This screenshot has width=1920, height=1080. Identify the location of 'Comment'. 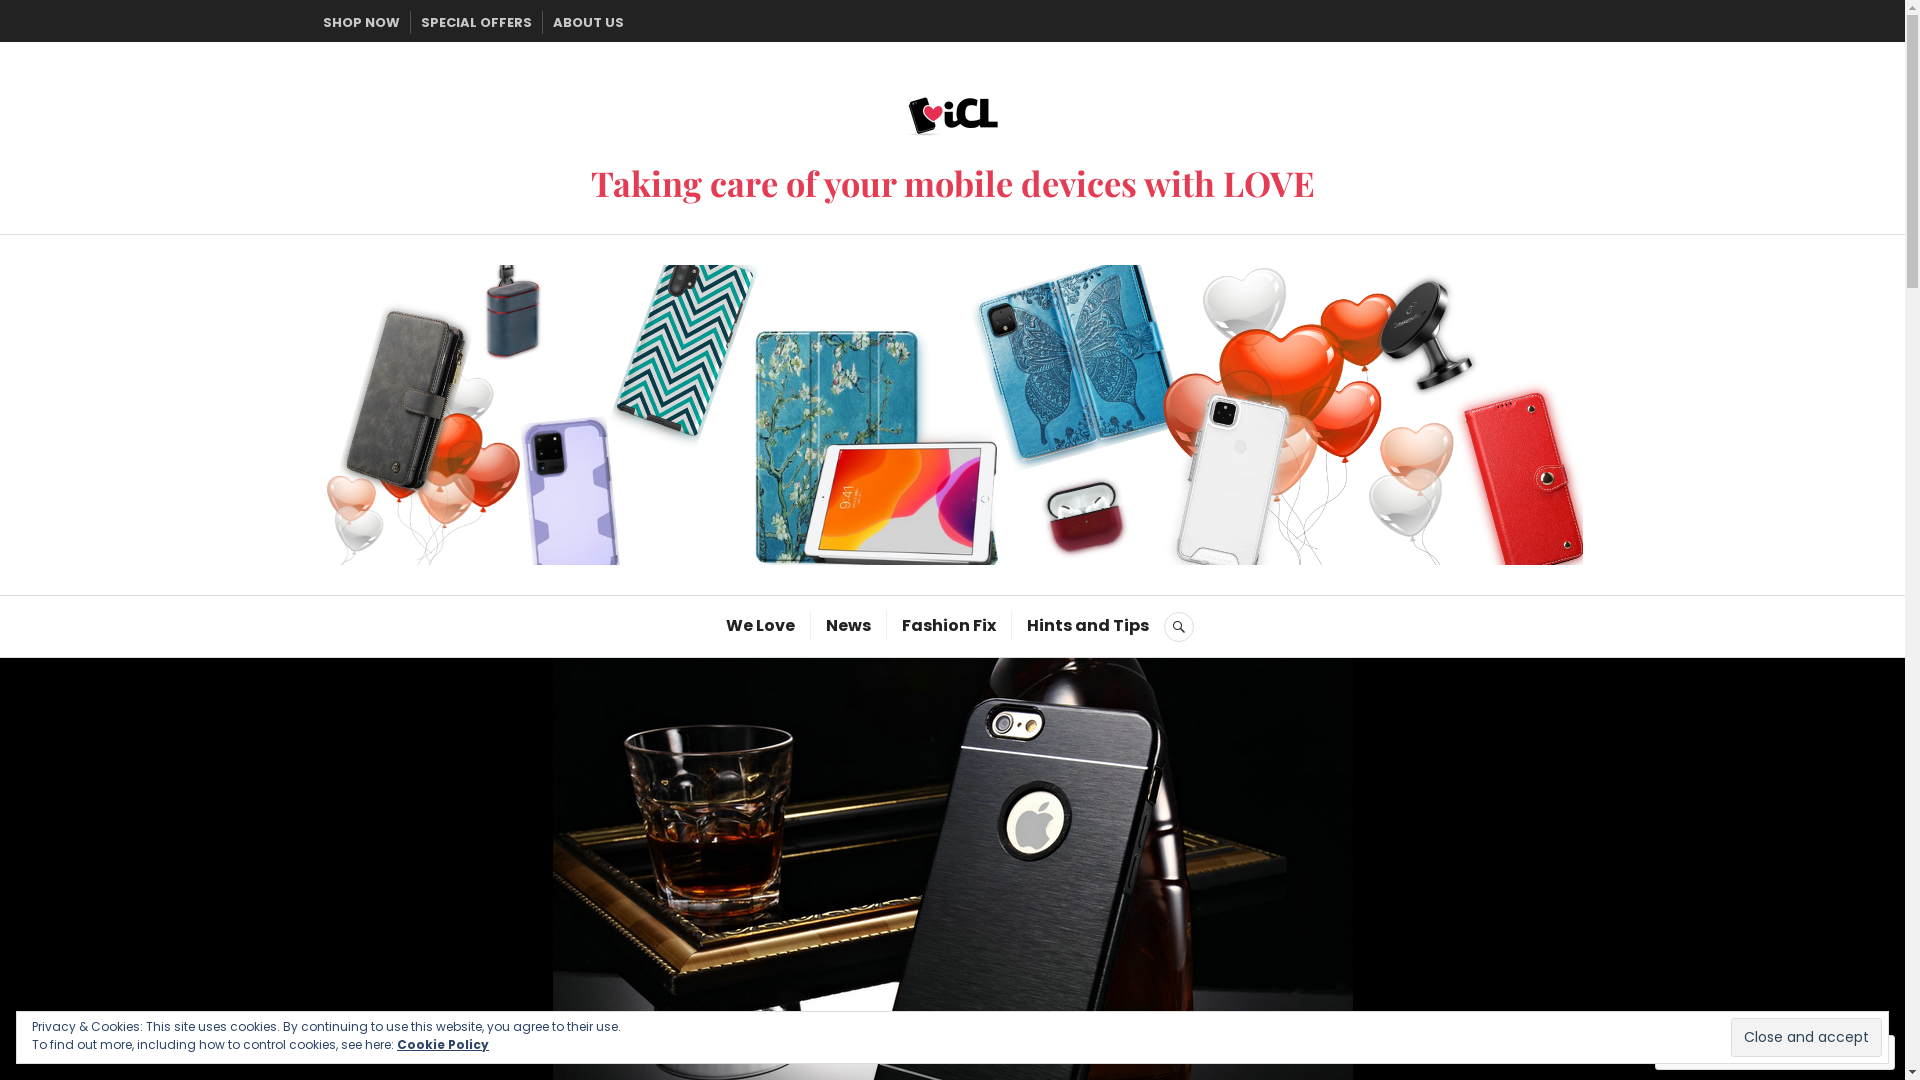
(1708, 1051).